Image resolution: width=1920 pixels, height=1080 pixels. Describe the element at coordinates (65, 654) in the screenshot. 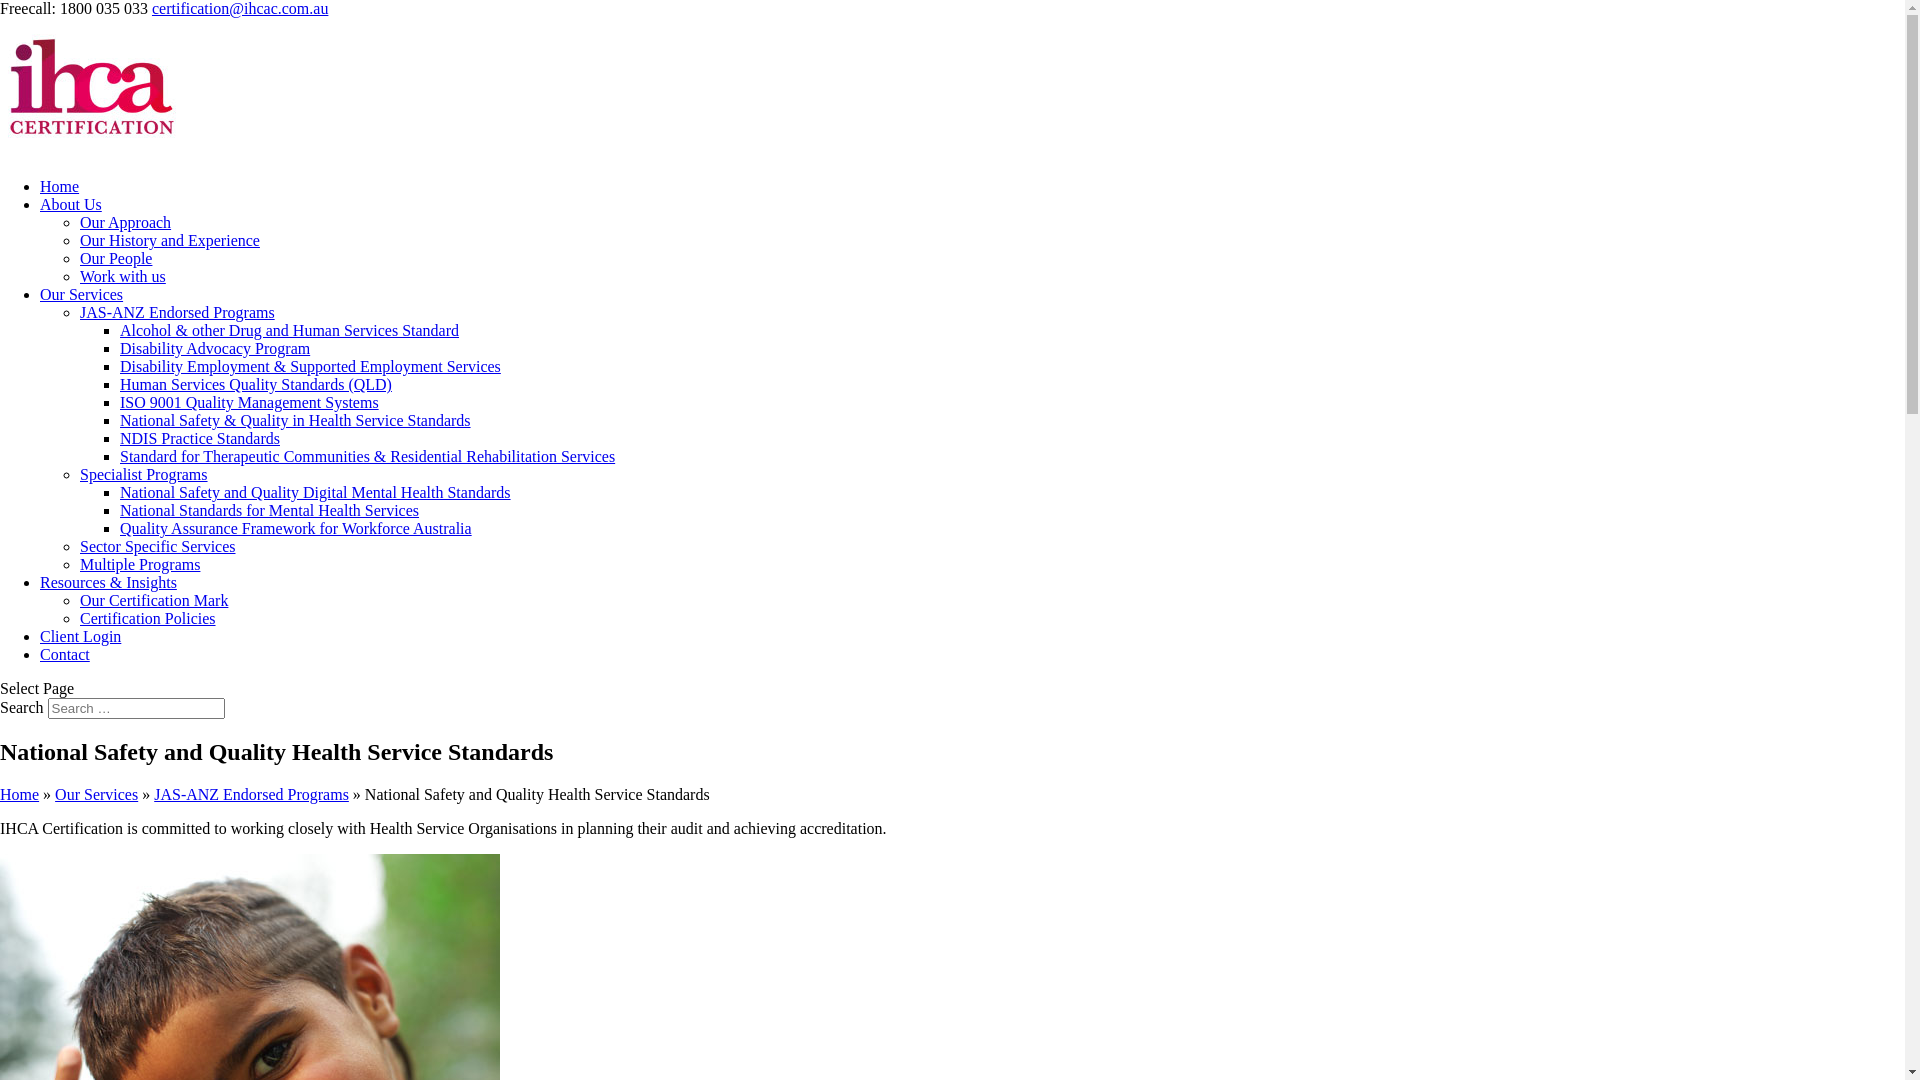

I see `'Contact'` at that location.